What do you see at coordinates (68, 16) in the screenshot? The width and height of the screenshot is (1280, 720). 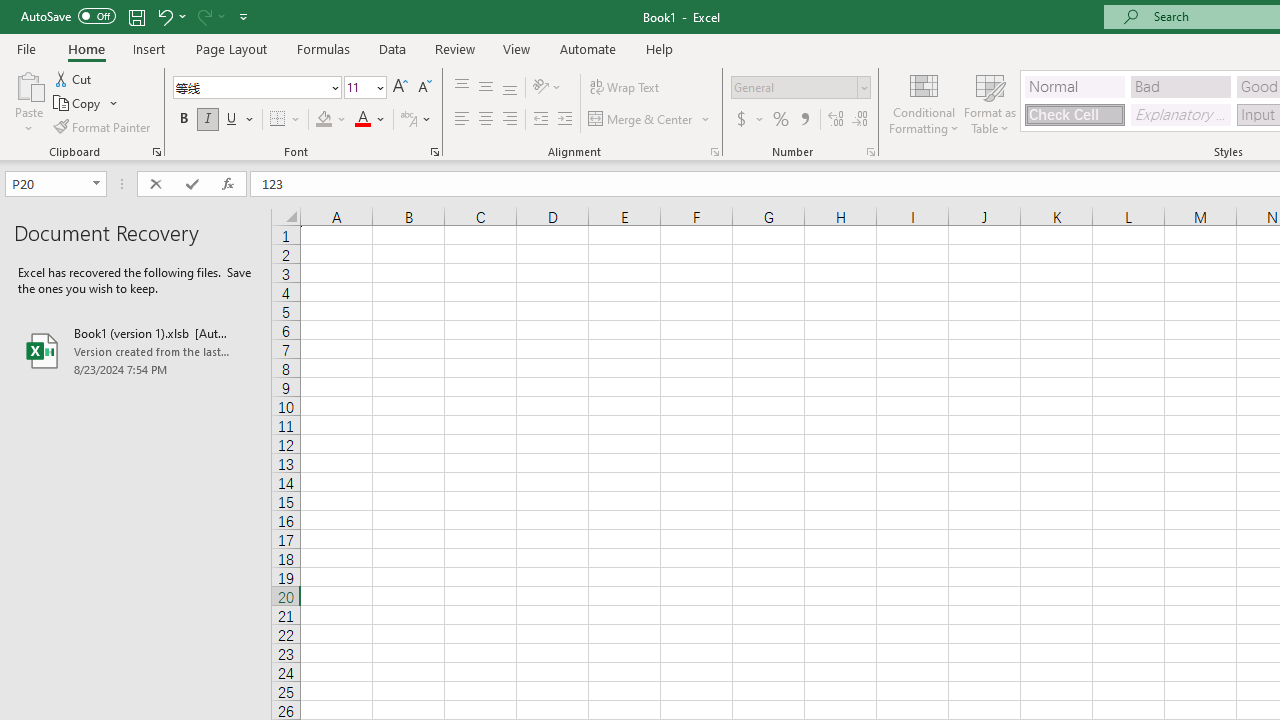 I see `'AutoSave'` at bounding box center [68, 16].